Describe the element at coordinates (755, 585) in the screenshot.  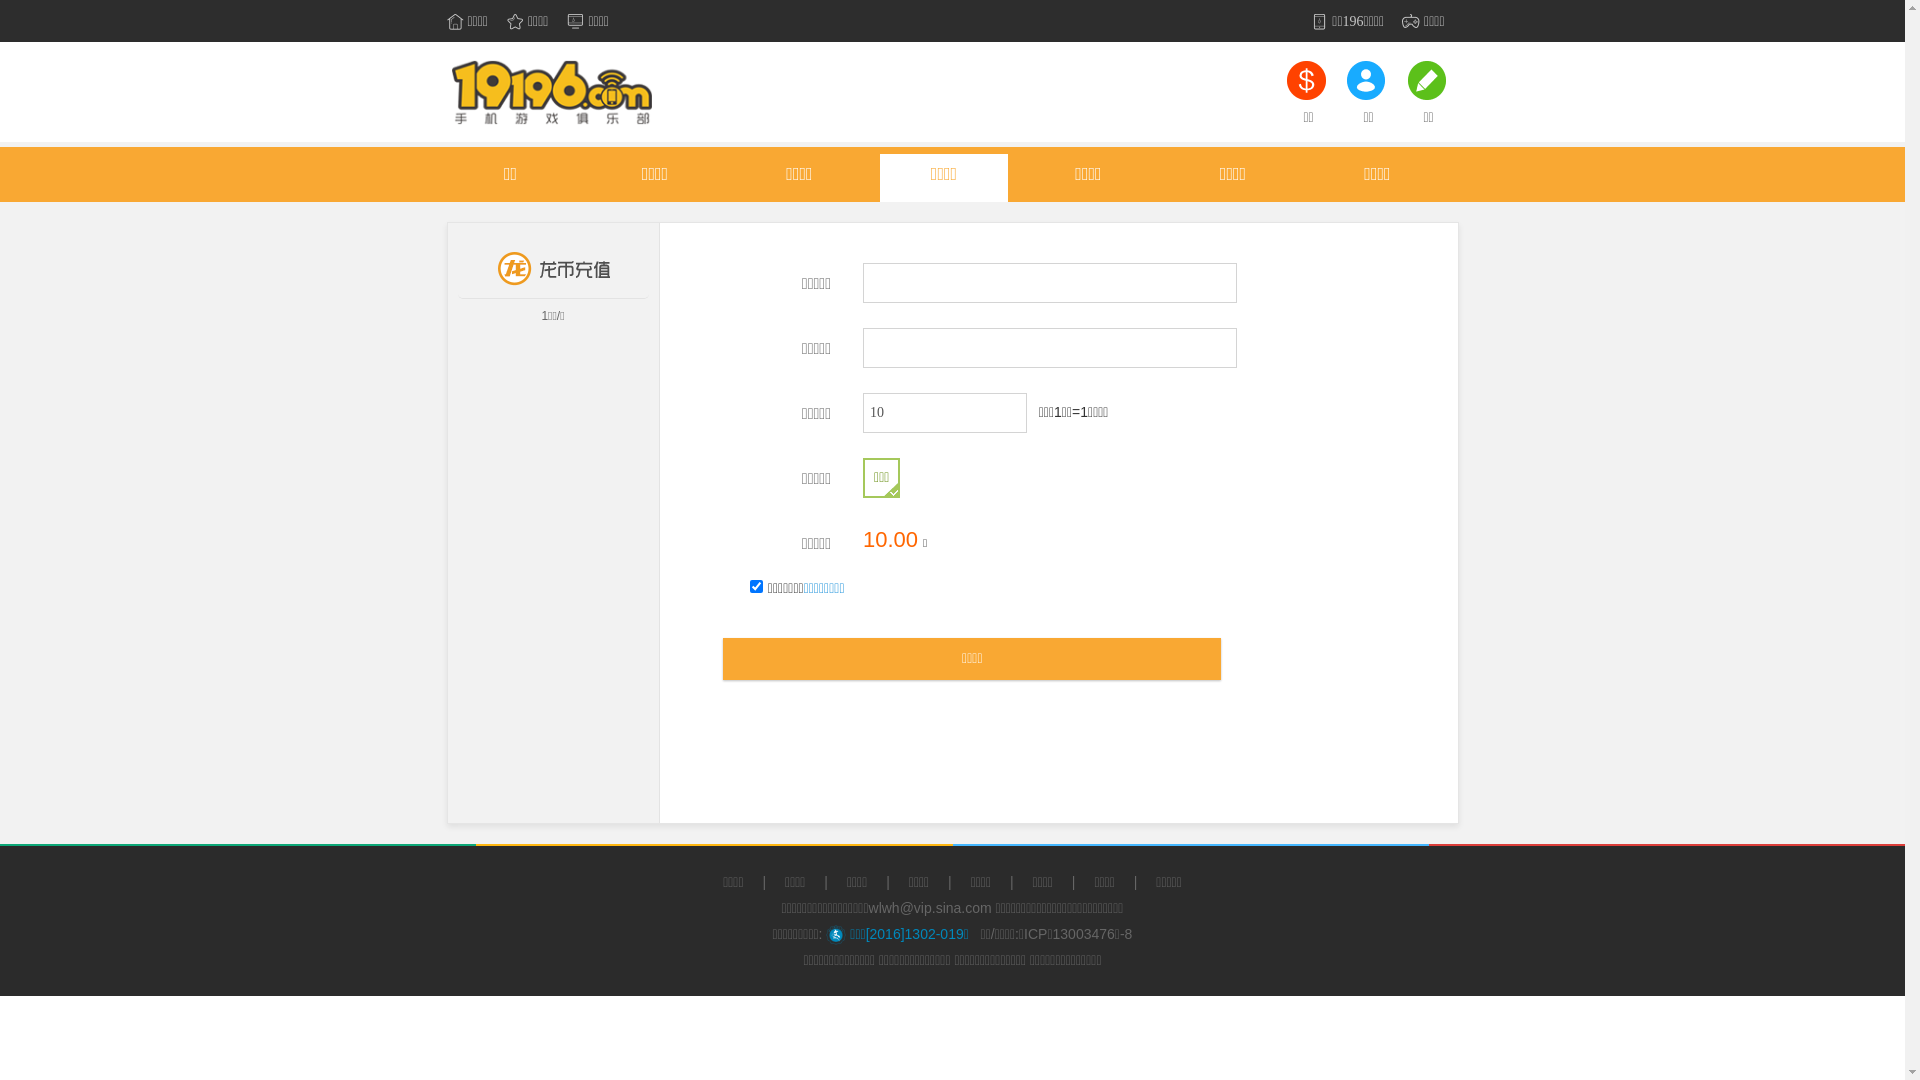
I see `'1'` at that location.